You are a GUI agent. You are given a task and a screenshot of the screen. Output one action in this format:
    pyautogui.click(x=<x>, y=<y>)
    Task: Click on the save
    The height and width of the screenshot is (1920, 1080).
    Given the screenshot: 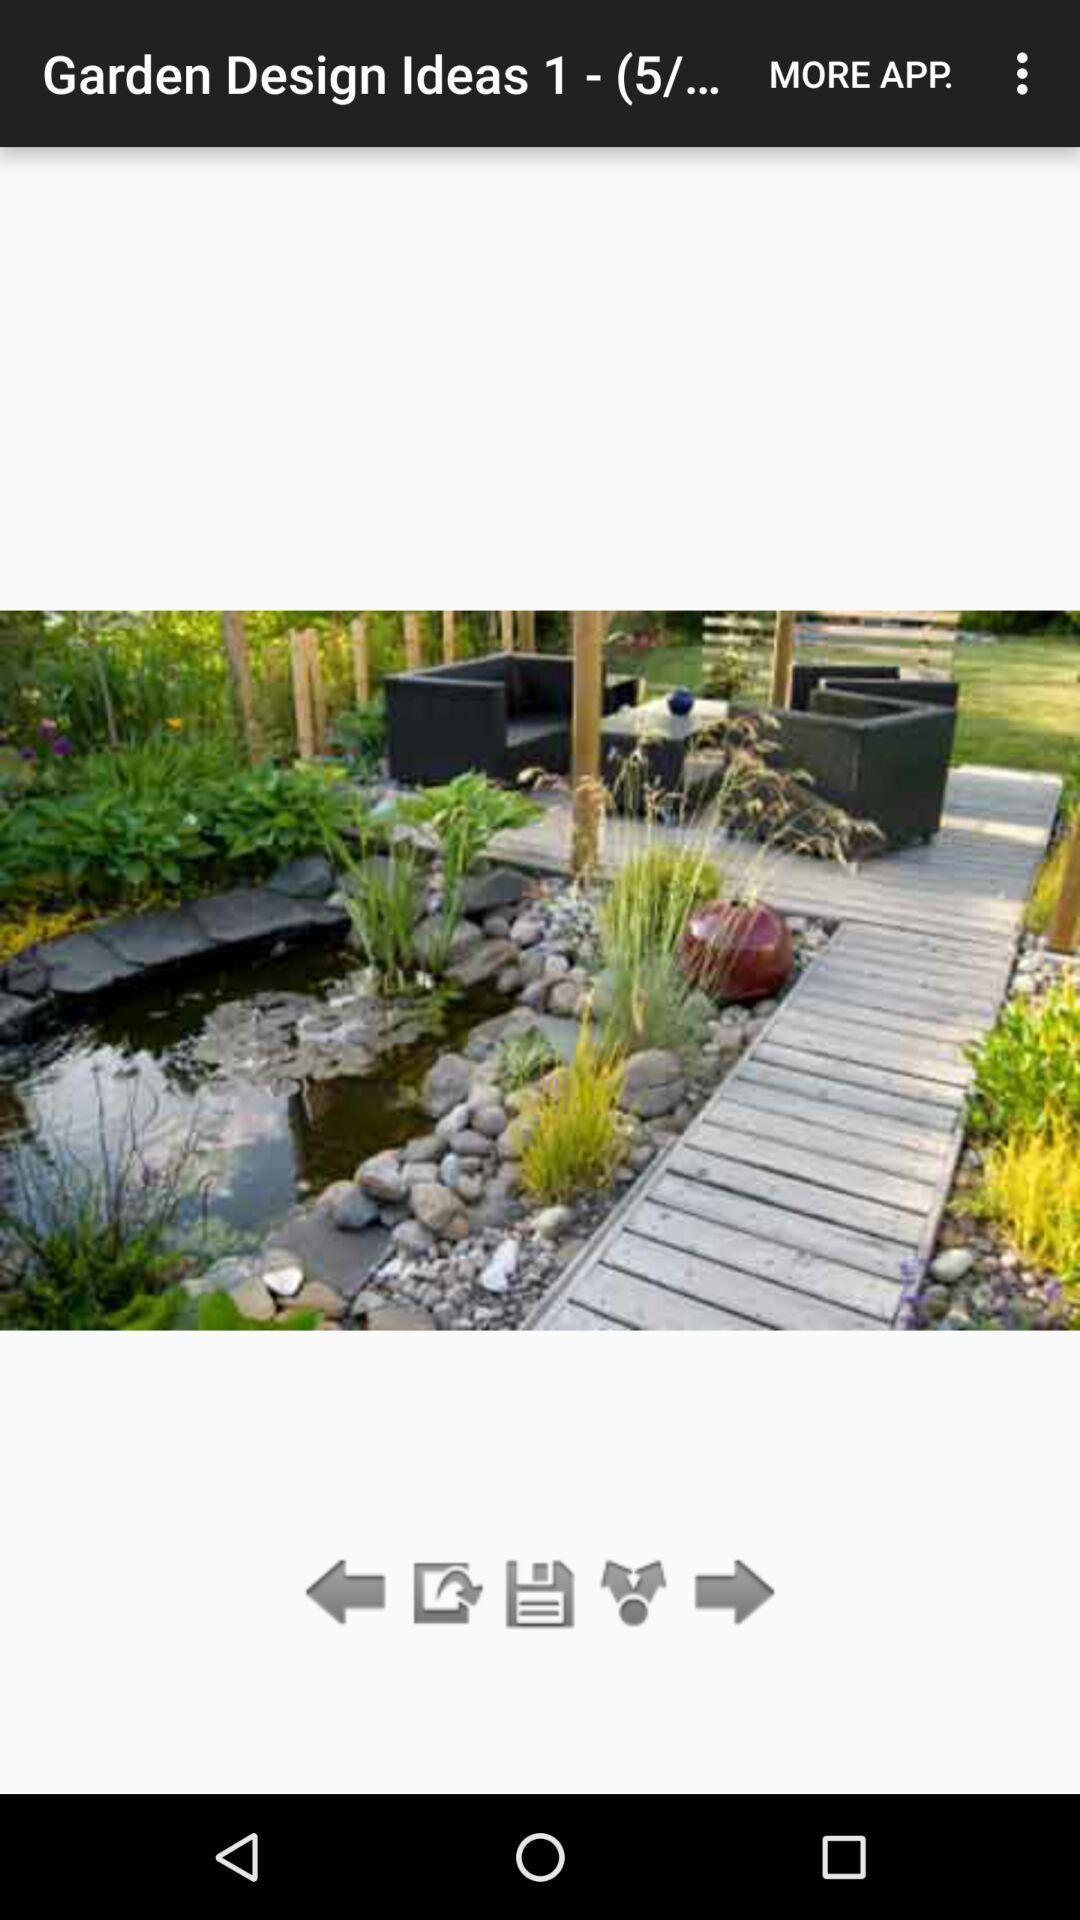 What is the action you would take?
    pyautogui.click(x=540, y=1593)
    